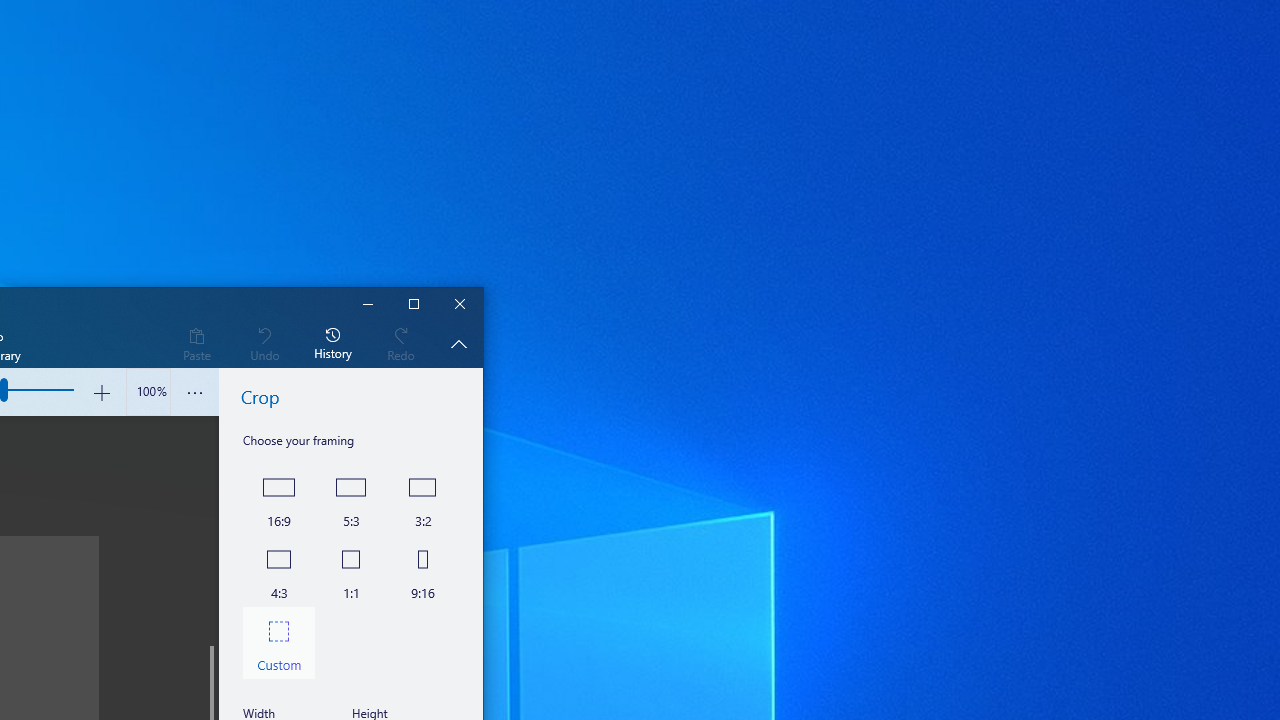 This screenshot has height=720, width=1280. What do you see at coordinates (195, 392) in the screenshot?
I see `'View more options'` at bounding box center [195, 392].